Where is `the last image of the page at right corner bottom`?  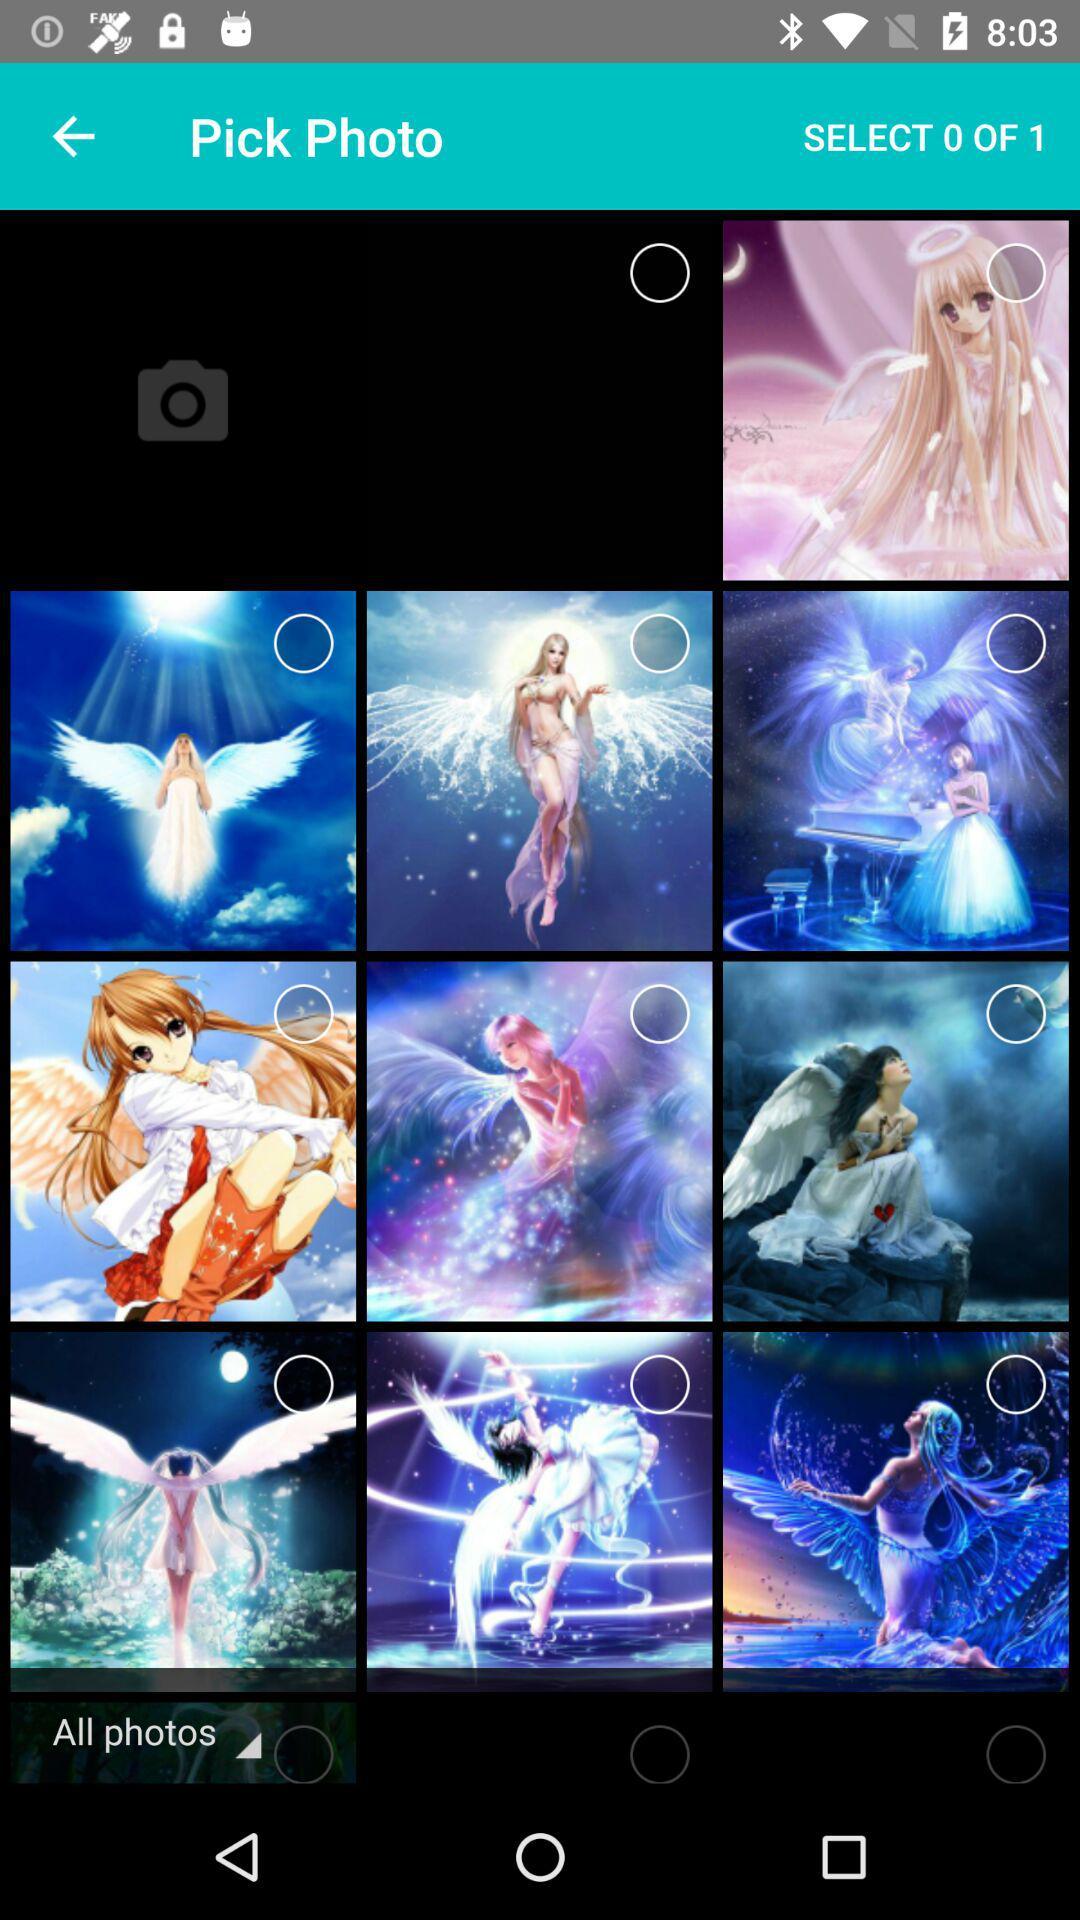
the last image of the page at right corner bottom is located at coordinates (894, 1512).